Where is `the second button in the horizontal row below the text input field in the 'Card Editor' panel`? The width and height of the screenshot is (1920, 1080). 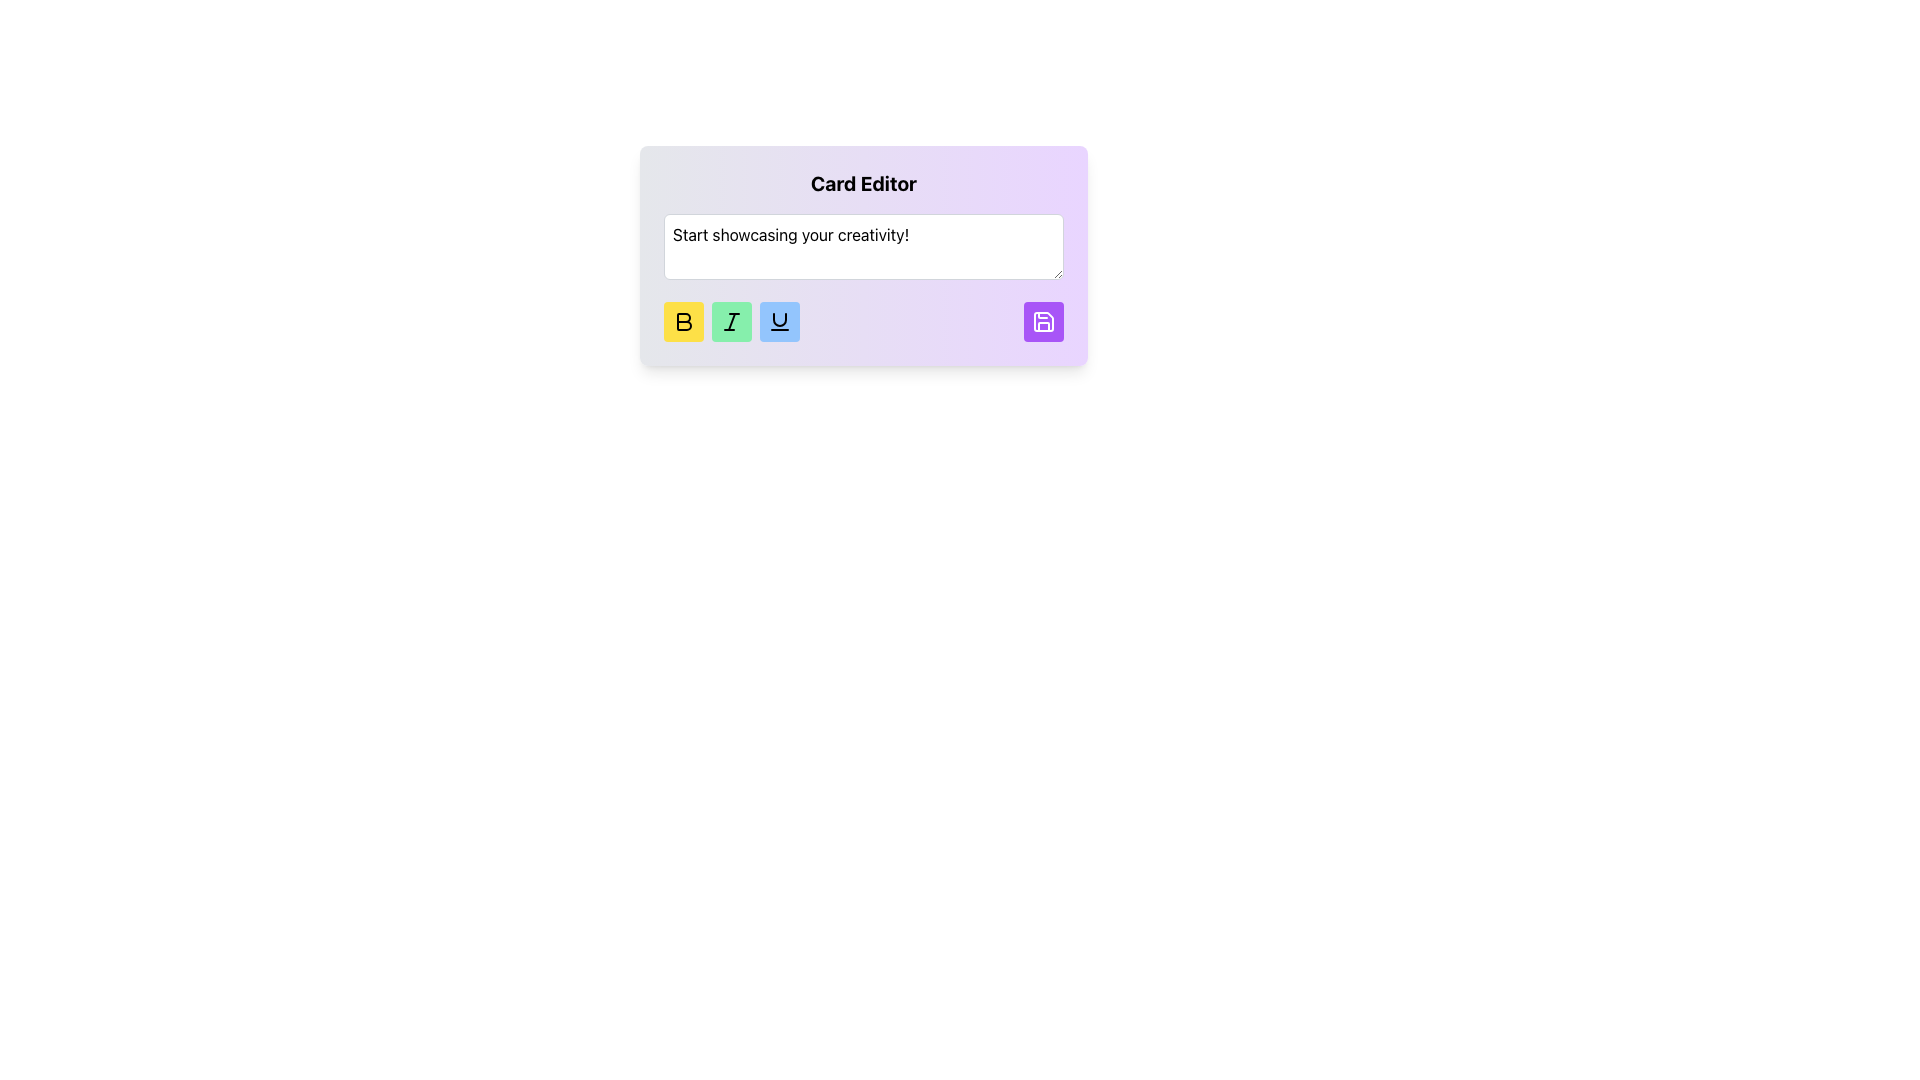
the second button in the horizontal row below the text input field in the 'Card Editor' panel is located at coordinates (730, 320).